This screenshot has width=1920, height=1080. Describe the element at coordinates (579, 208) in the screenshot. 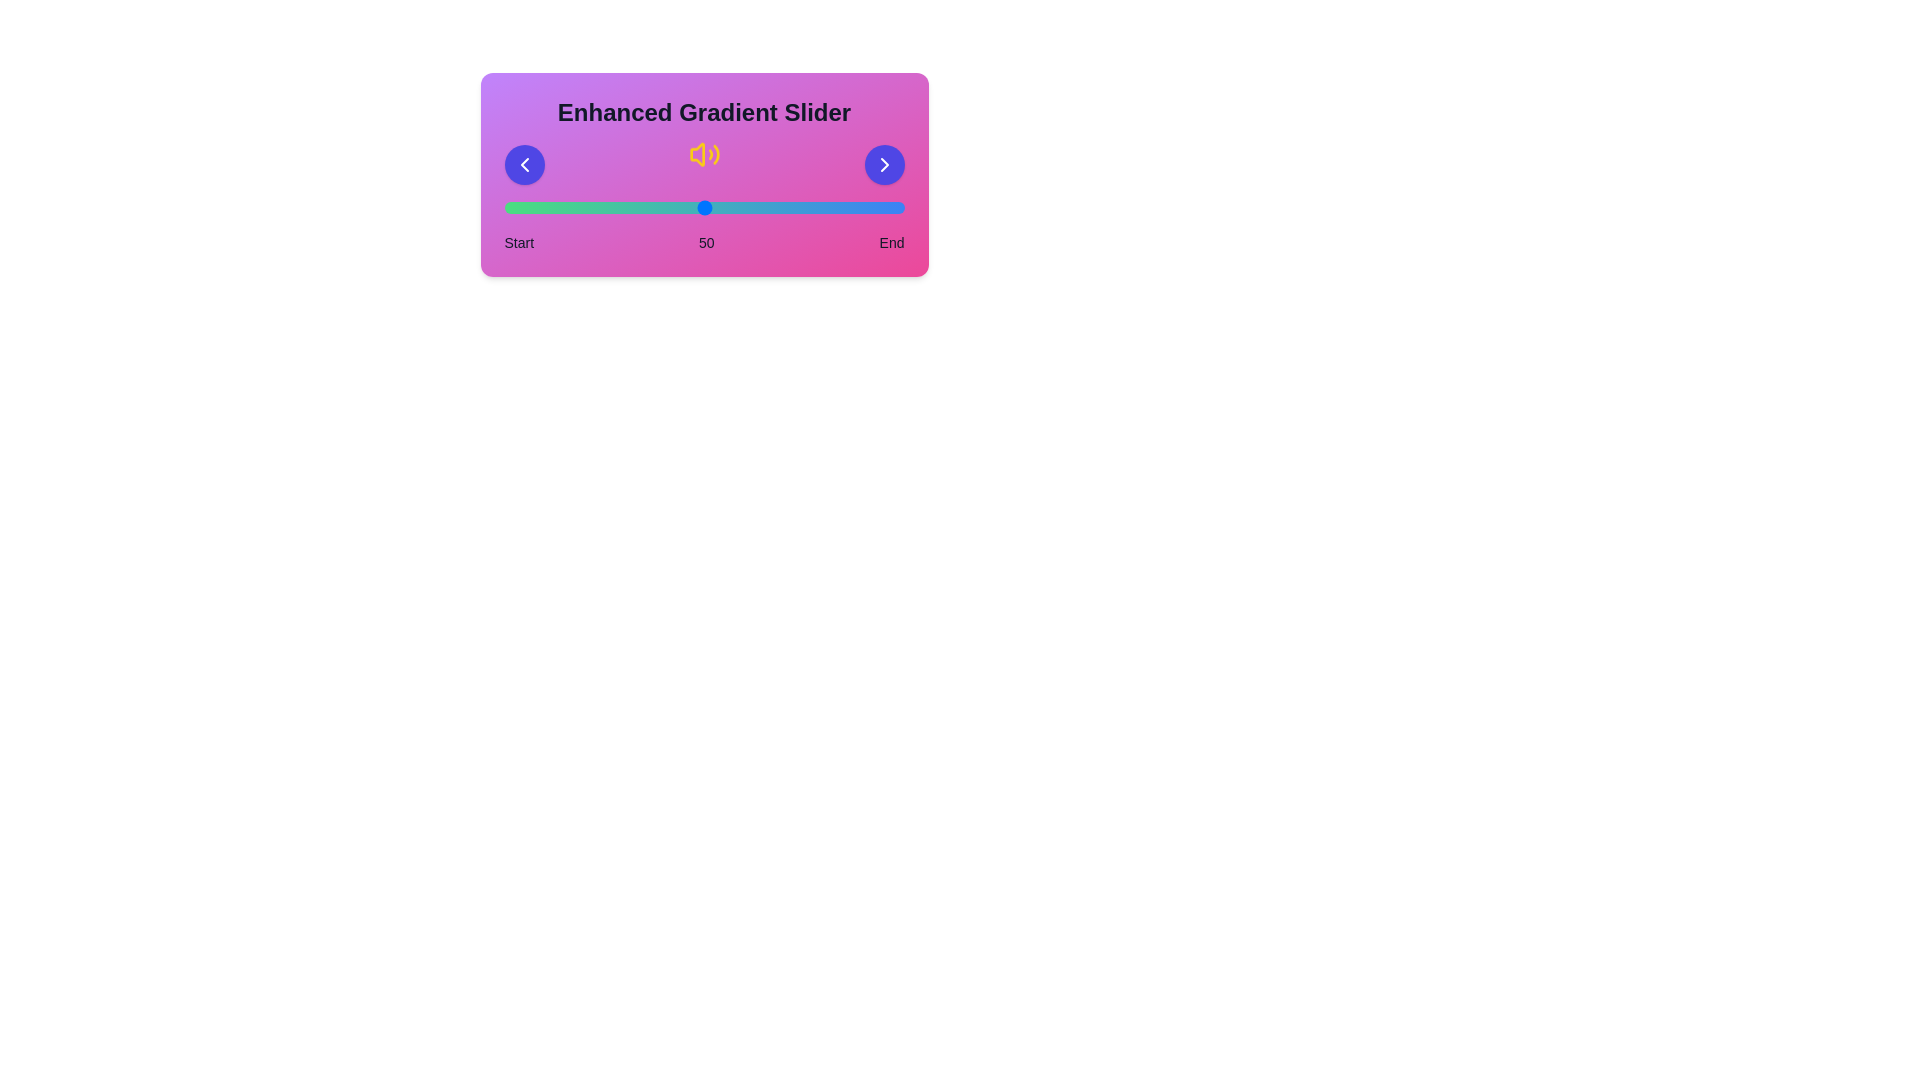

I see `the slider to the value 19` at that location.